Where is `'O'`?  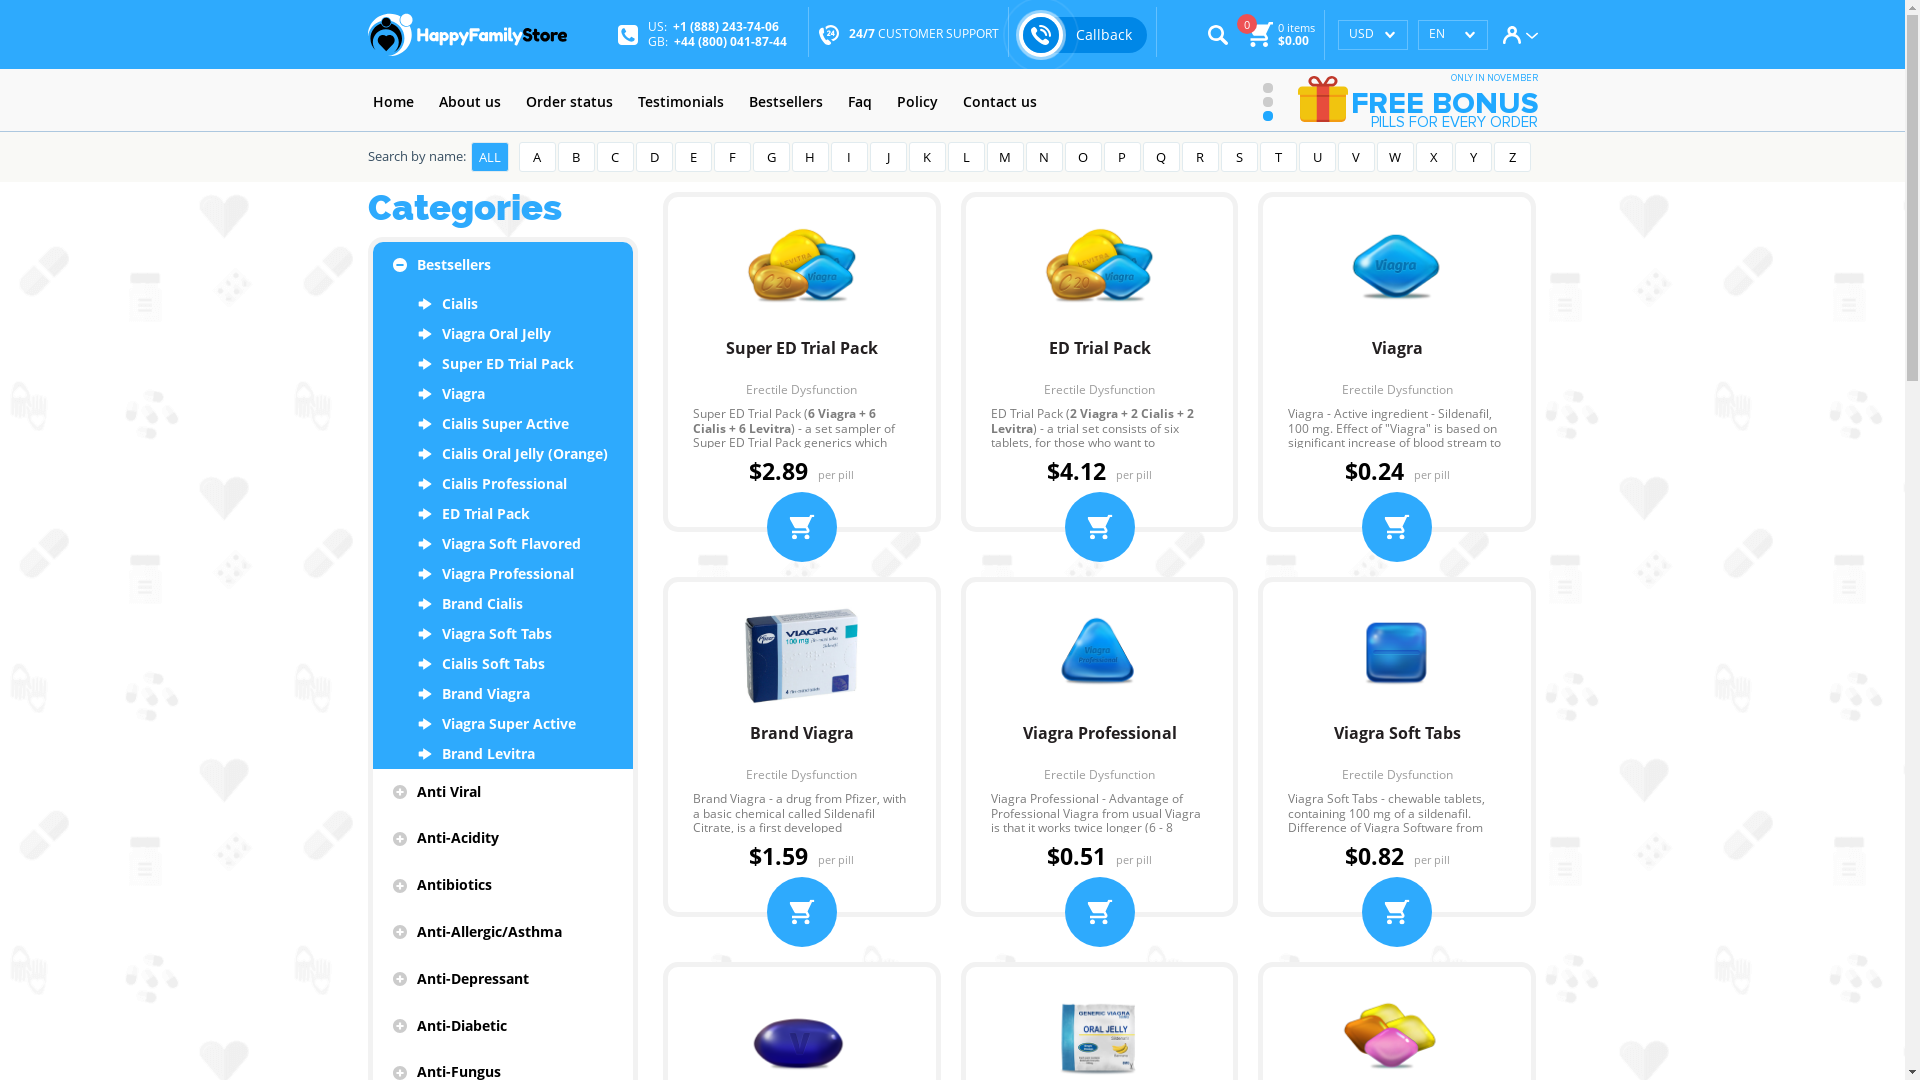 'O' is located at coordinates (1081, 156).